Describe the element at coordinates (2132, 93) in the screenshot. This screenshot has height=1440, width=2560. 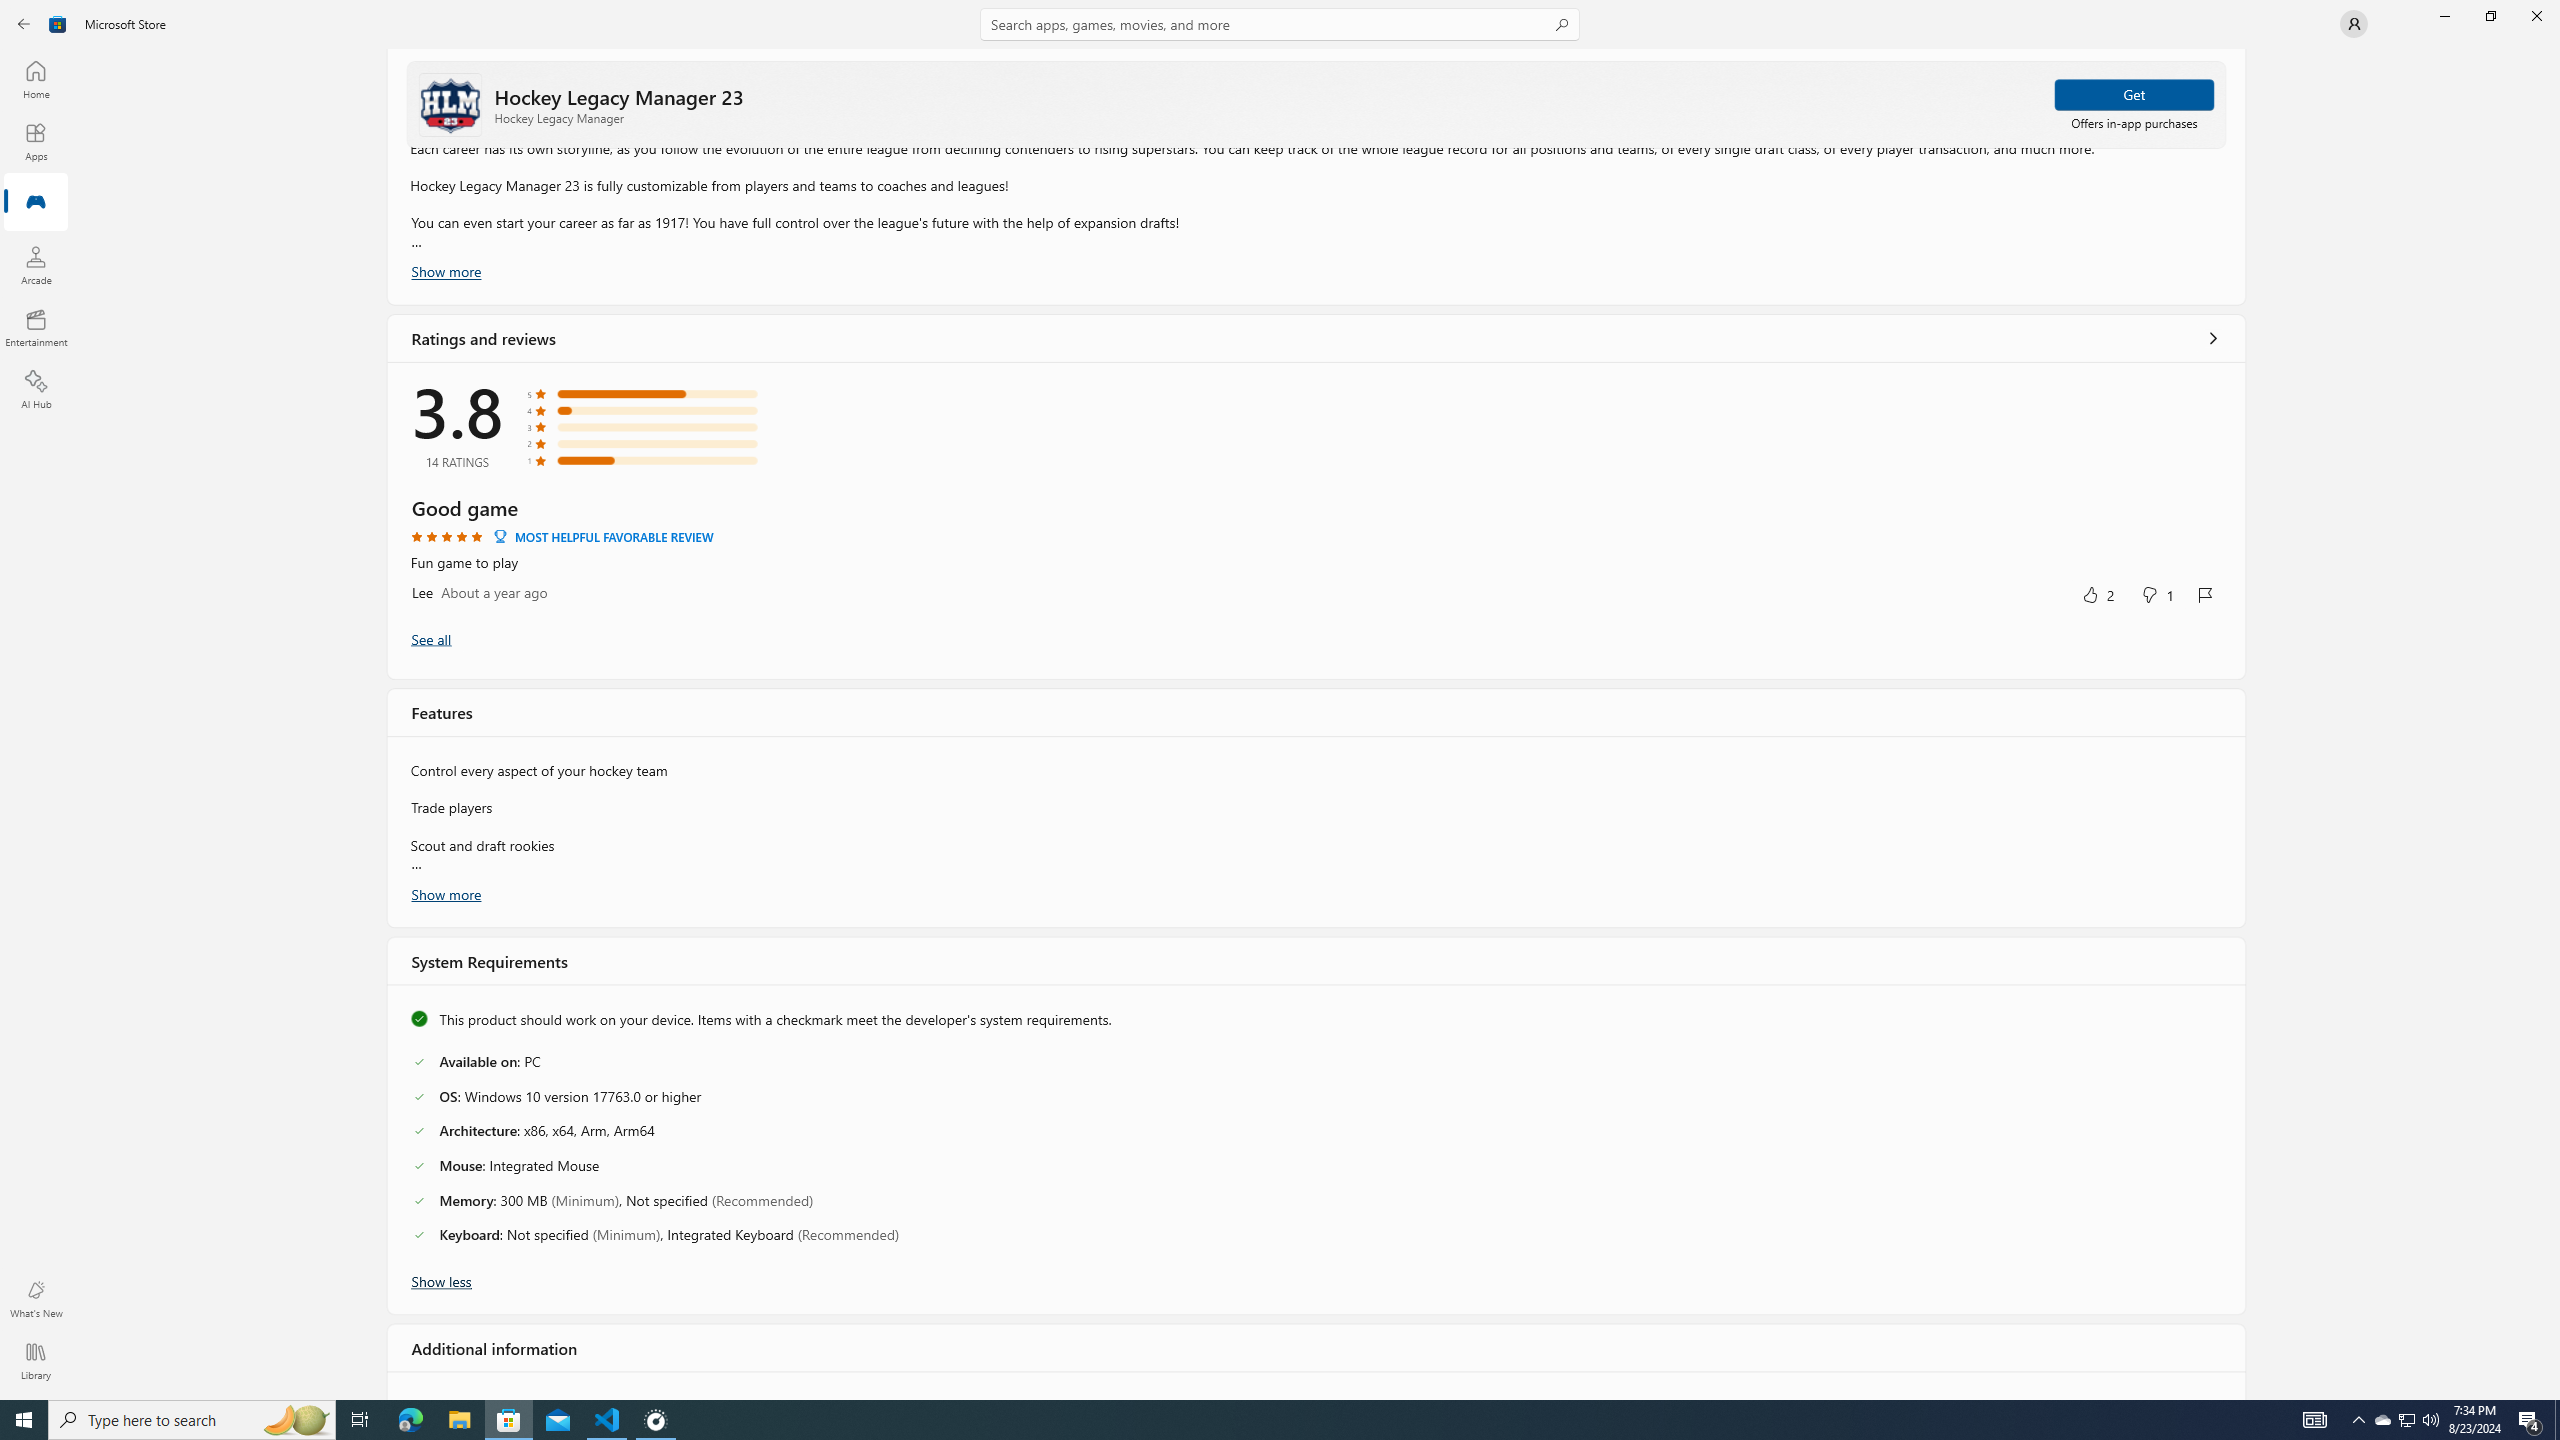
I see `'Get'` at that location.